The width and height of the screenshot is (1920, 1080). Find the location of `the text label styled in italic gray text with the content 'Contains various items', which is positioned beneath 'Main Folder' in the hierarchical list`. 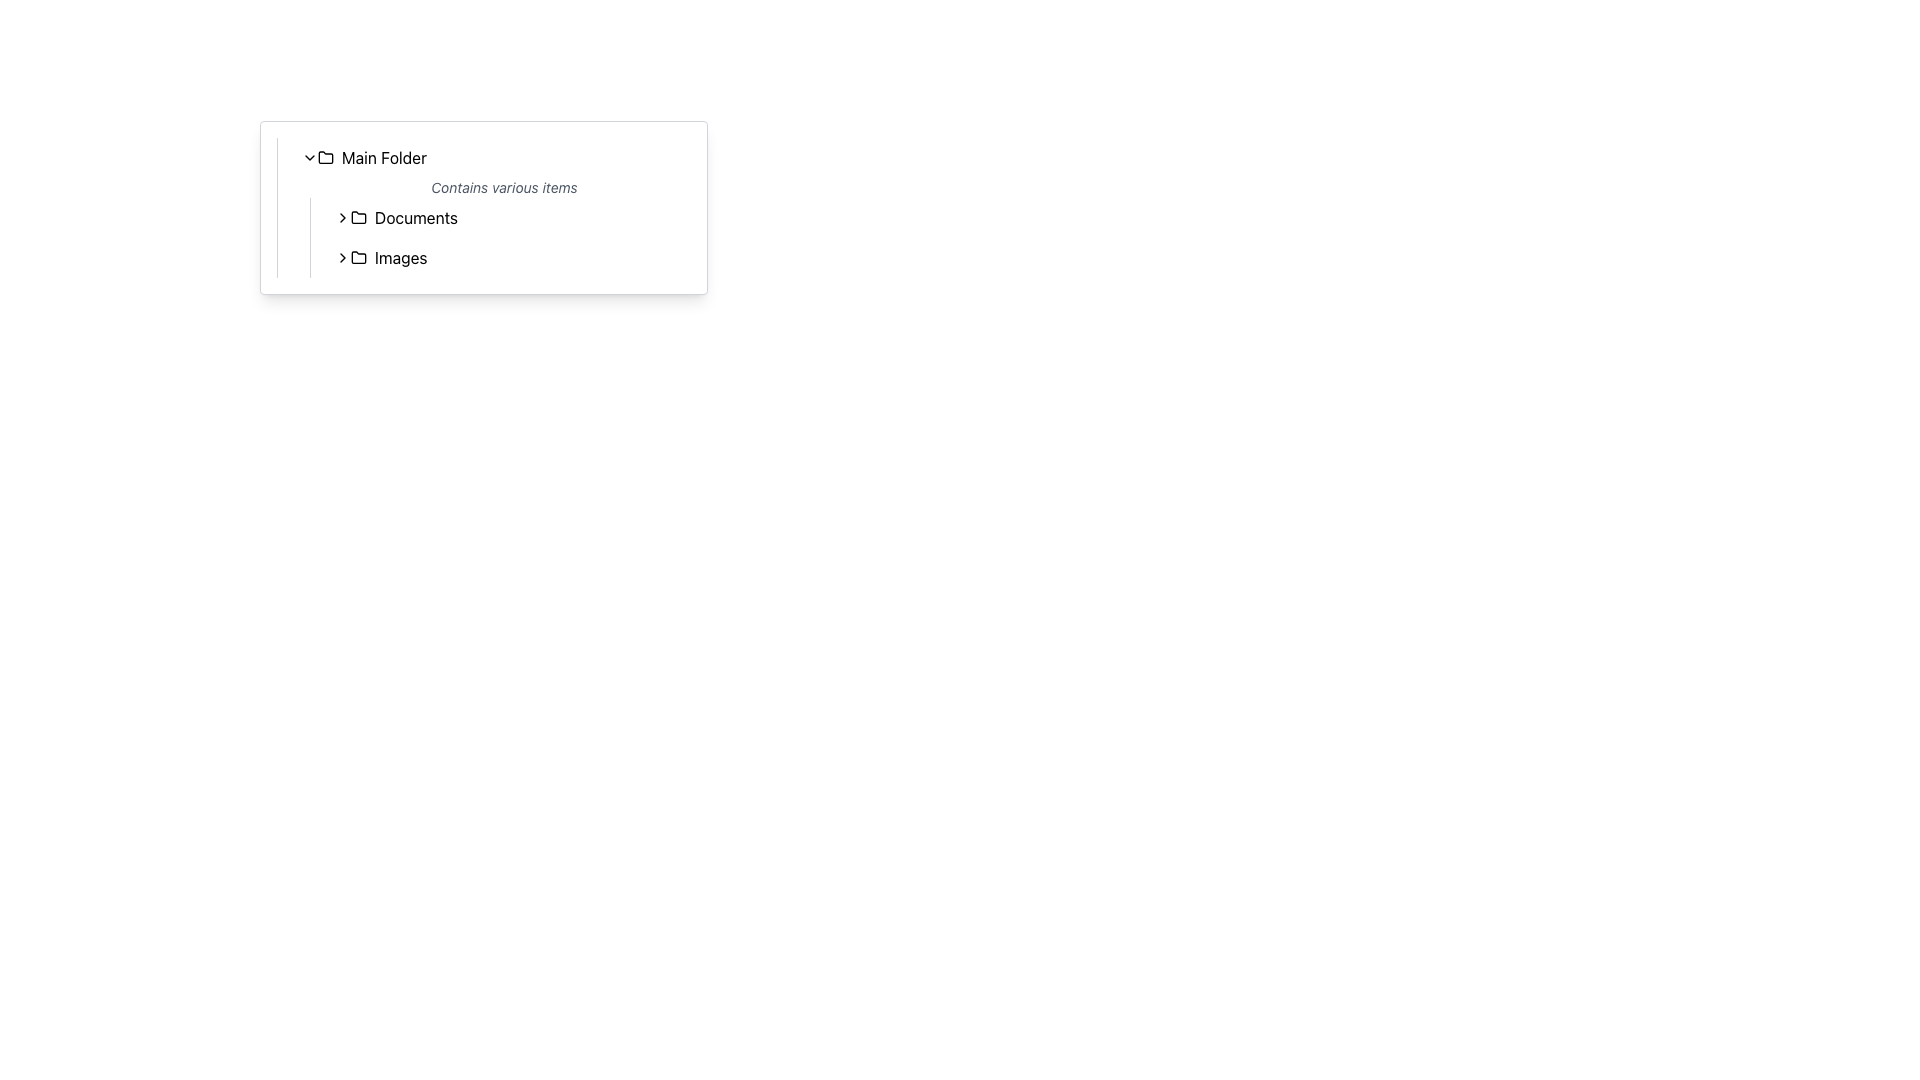

the text label styled in italic gray text with the content 'Contains various items', which is positioned beneath 'Main Folder' in the hierarchical list is located at coordinates (492, 188).